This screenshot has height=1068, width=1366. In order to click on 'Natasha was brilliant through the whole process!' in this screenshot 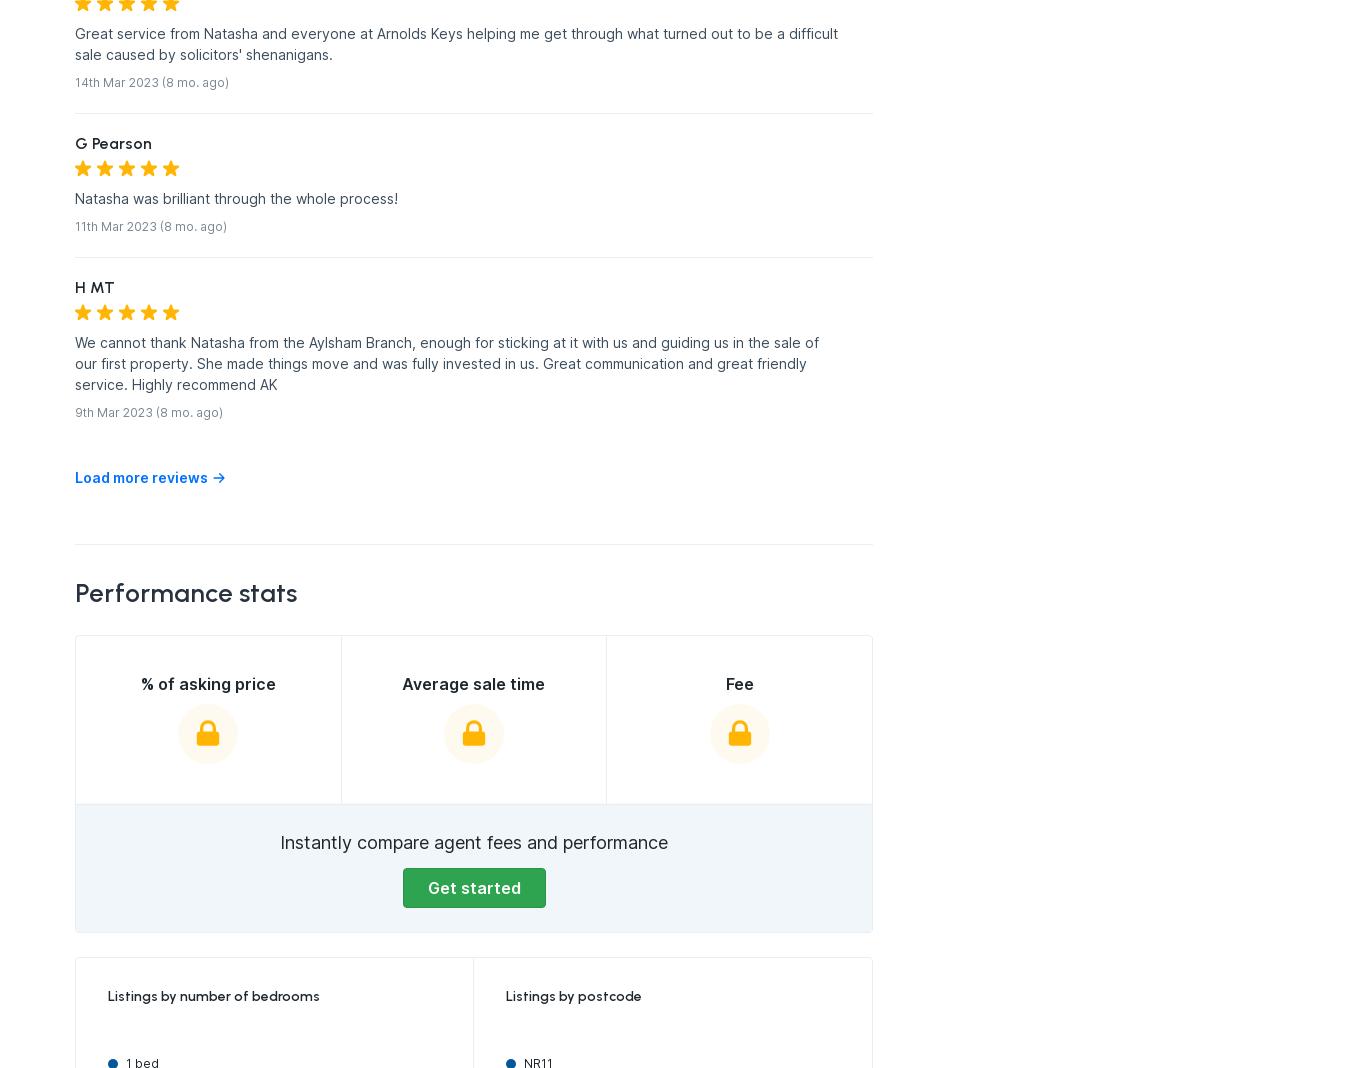, I will do `click(236, 198)`.